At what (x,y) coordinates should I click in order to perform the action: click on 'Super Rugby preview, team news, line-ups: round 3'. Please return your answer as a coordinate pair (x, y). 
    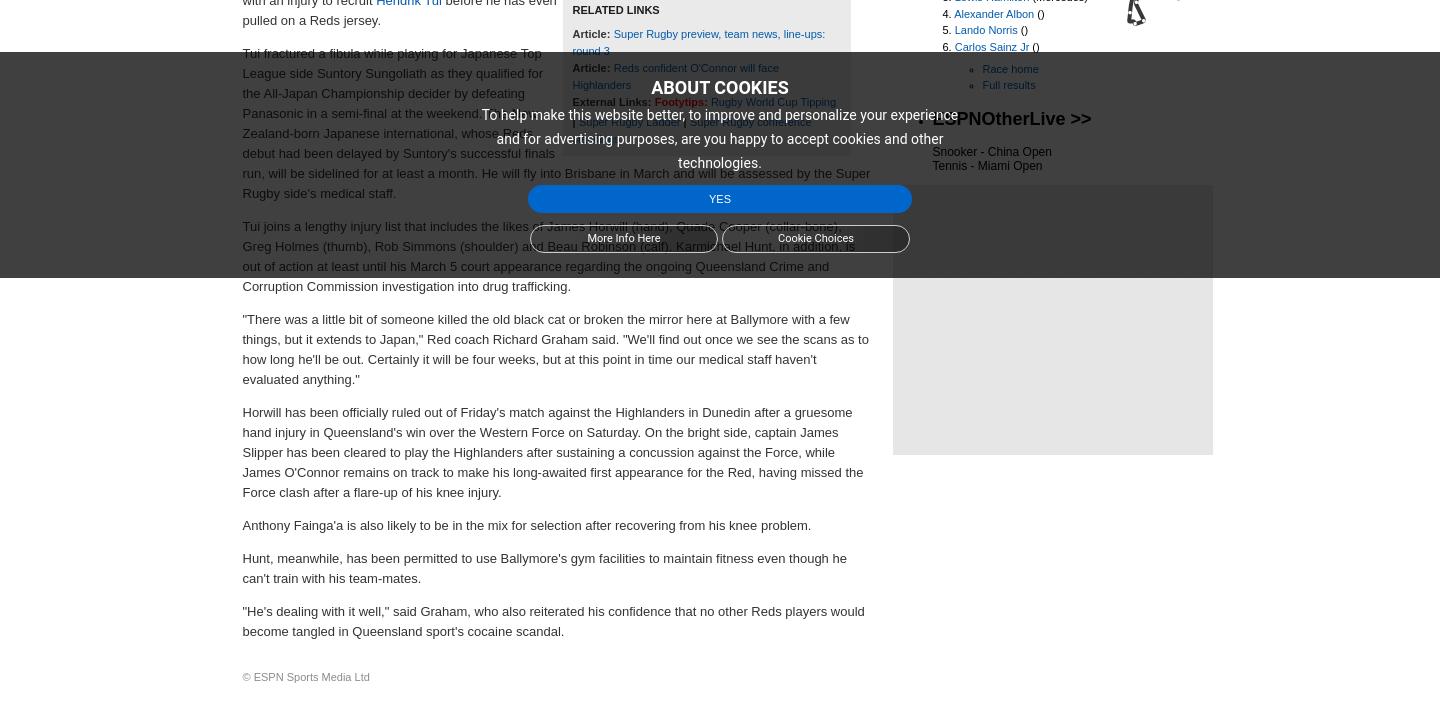
    Looking at the image, I should click on (698, 42).